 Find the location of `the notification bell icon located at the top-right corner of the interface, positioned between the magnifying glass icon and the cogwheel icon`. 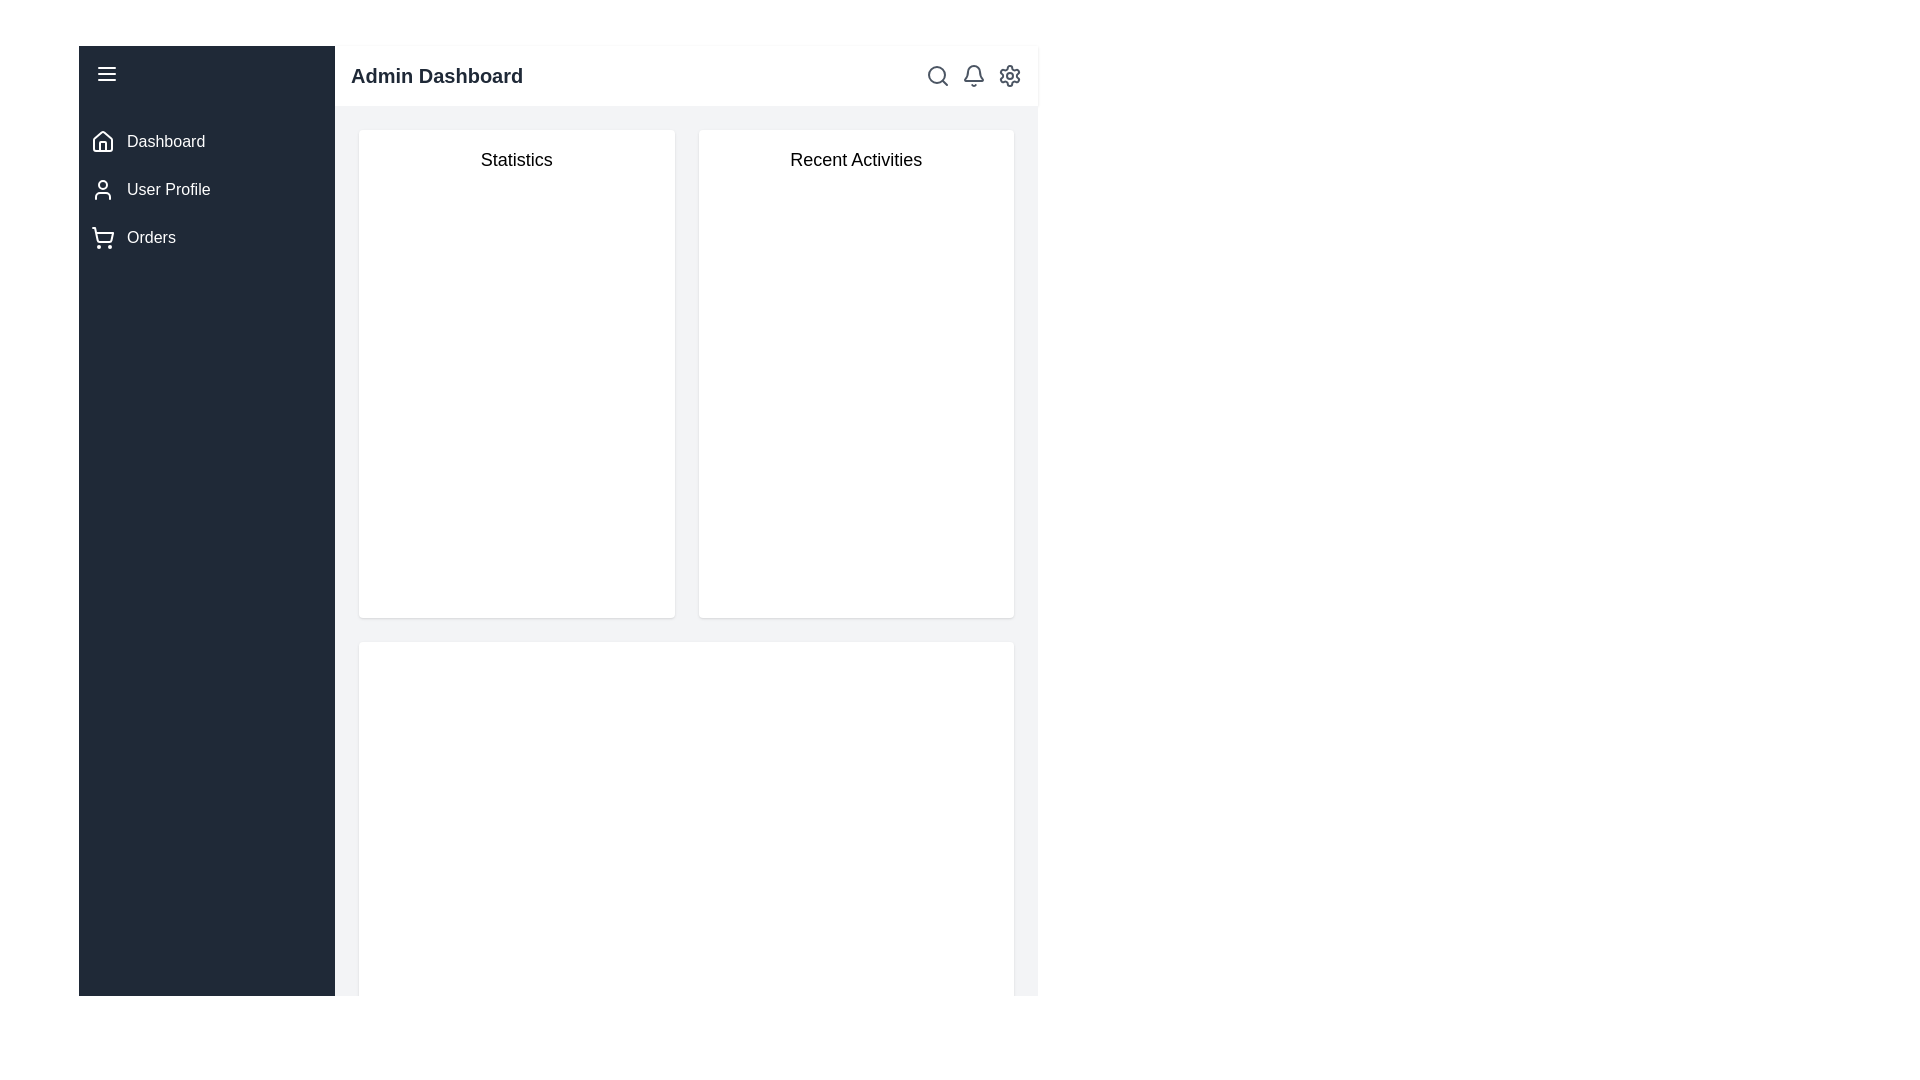

the notification bell icon located at the top-right corner of the interface, positioned between the magnifying glass icon and the cogwheel icon is located at coordinates (974, 75).